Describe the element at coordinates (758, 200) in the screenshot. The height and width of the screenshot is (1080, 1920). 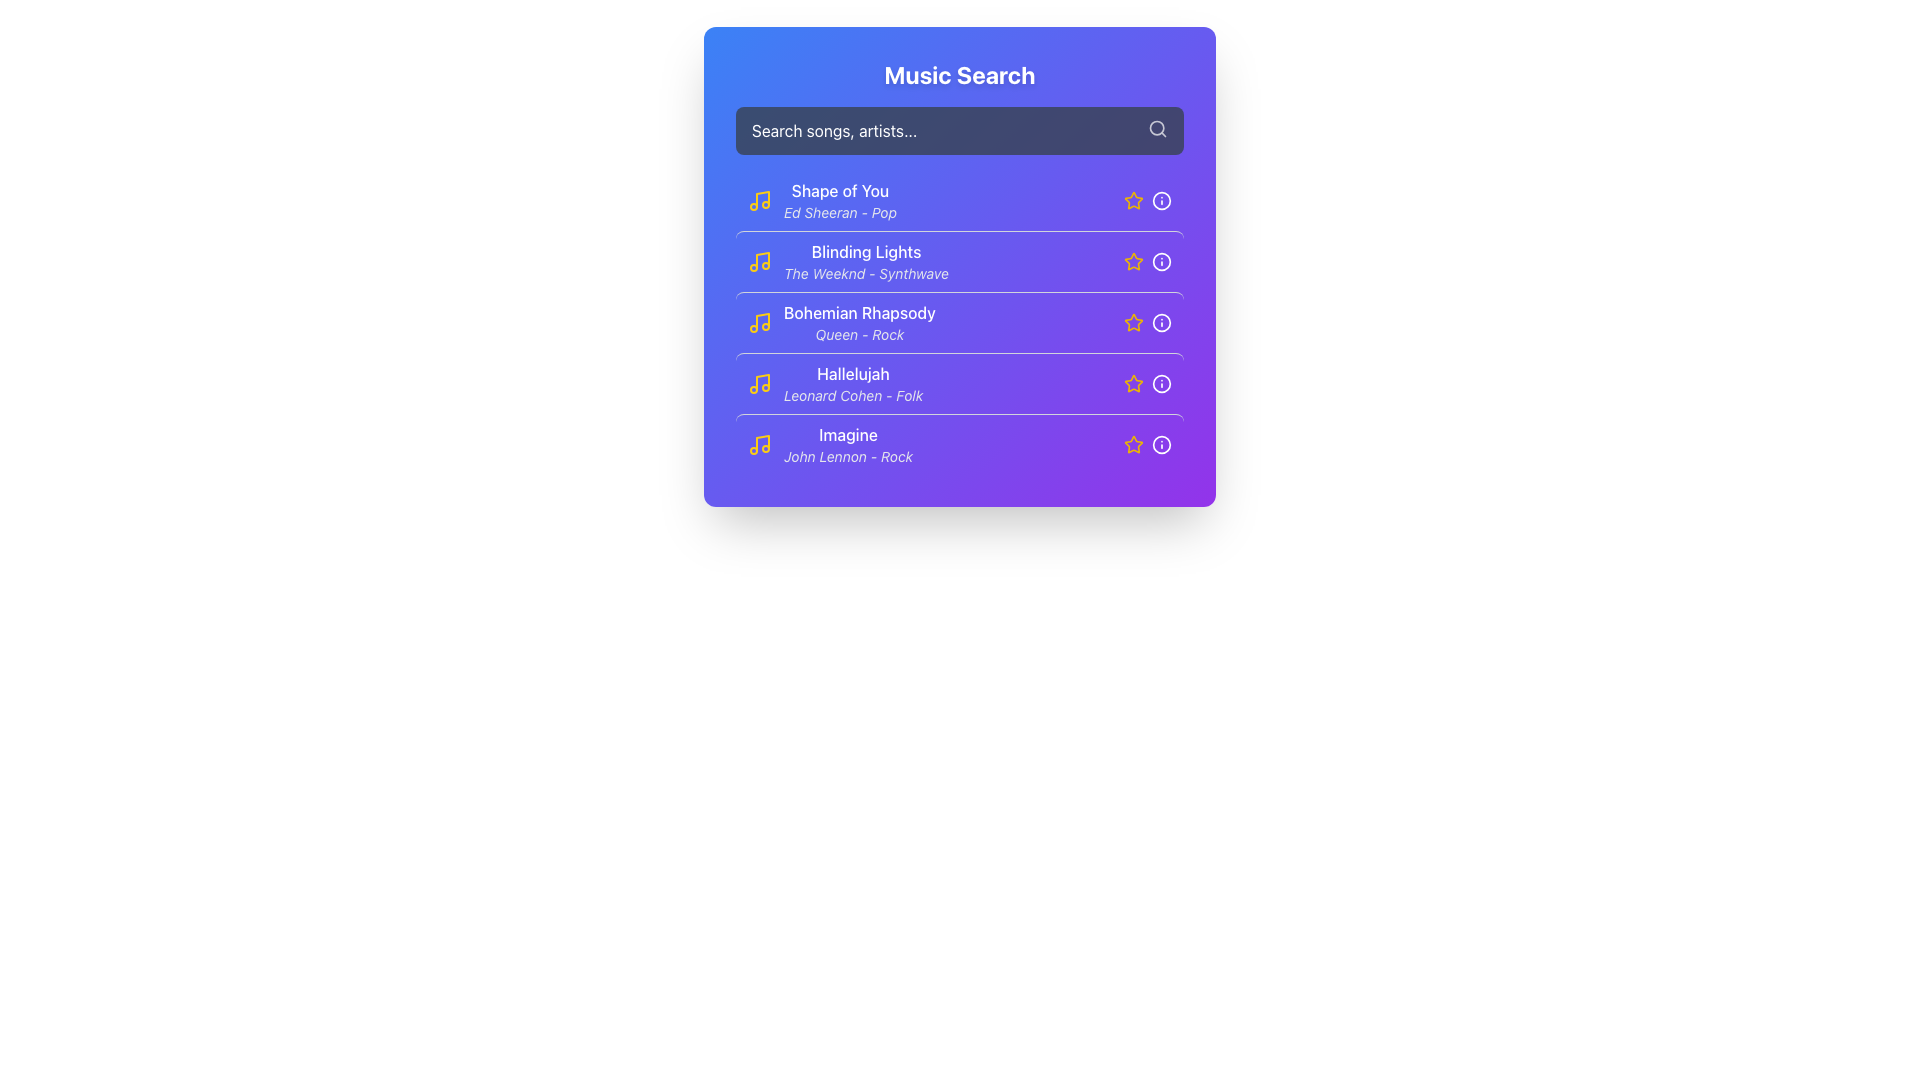
I see `the music icon representing the song 'Shape of You Ed Sheeran - Pop' in the first entry of the music search results` at that location.